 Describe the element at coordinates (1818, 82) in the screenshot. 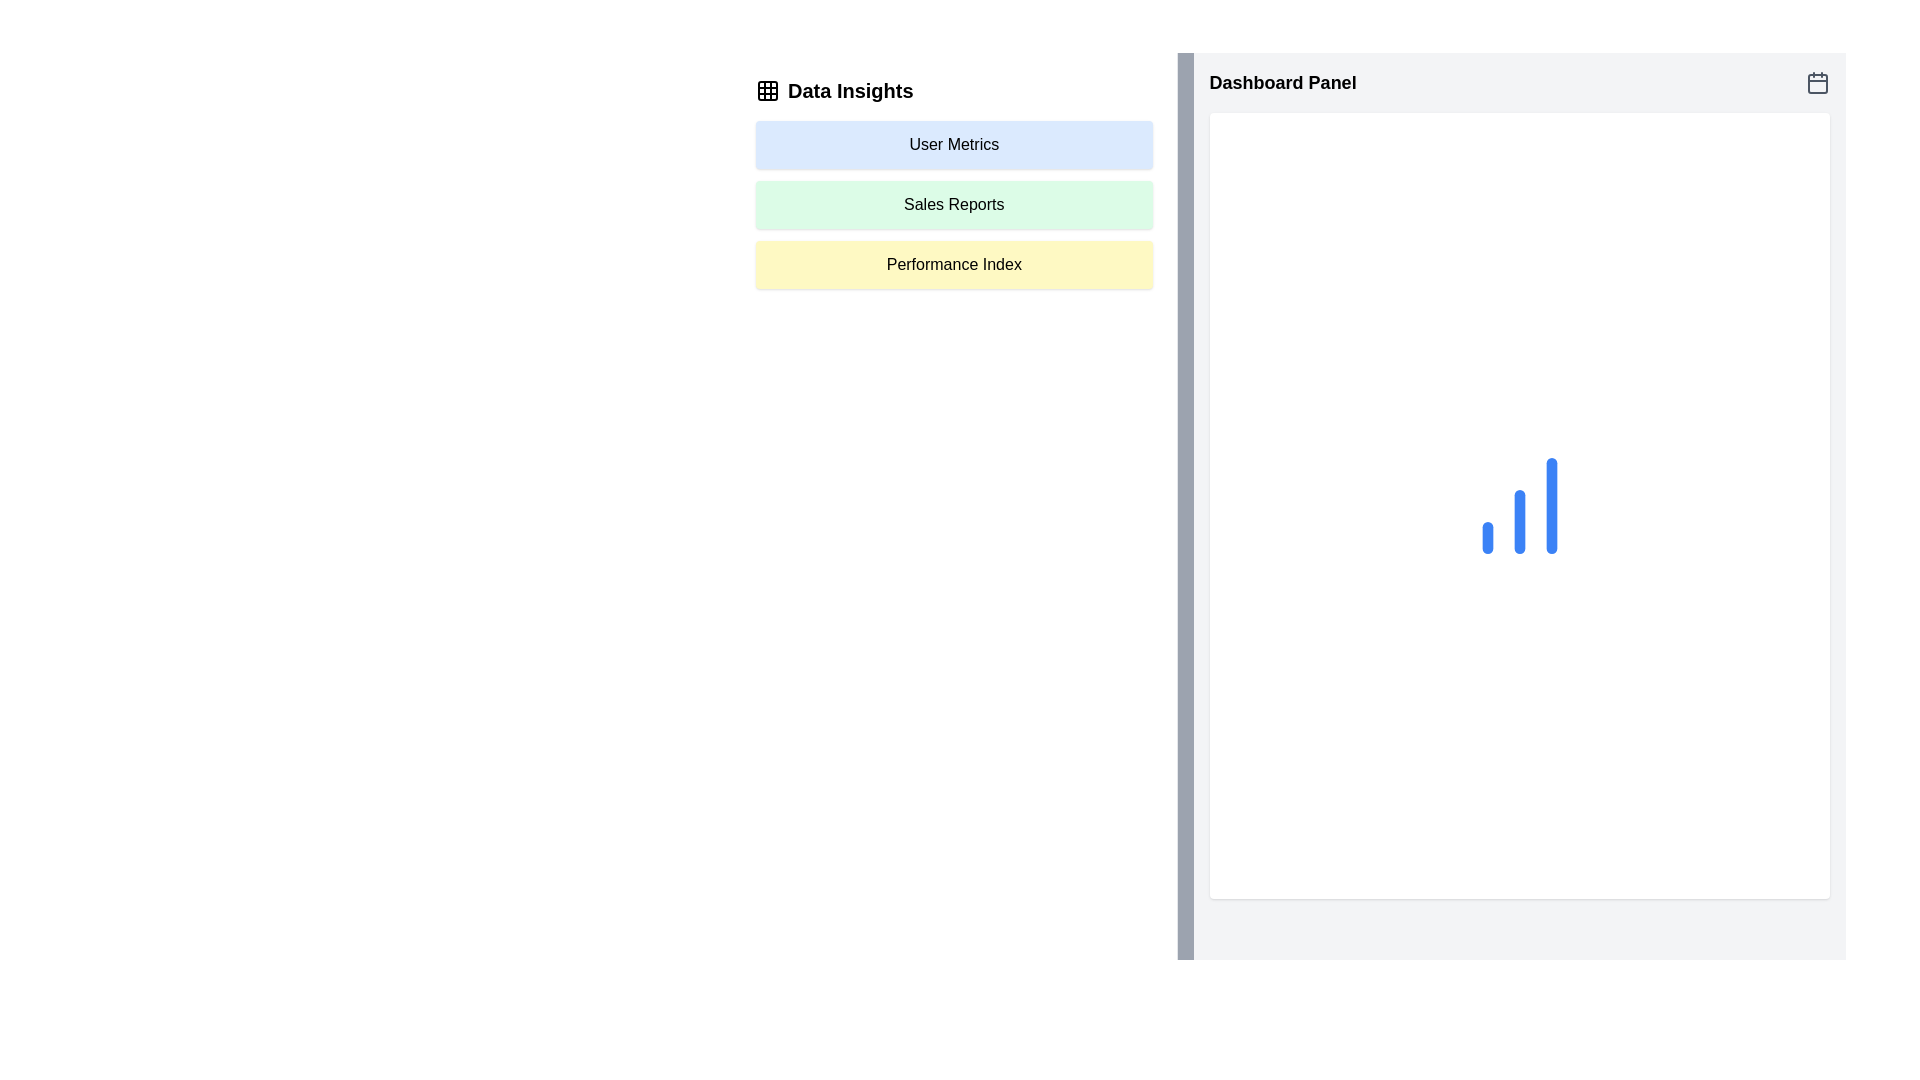

I see `the gray minimalist calendar icon located at the top-right corner of the Dashboard Panel` at that location.